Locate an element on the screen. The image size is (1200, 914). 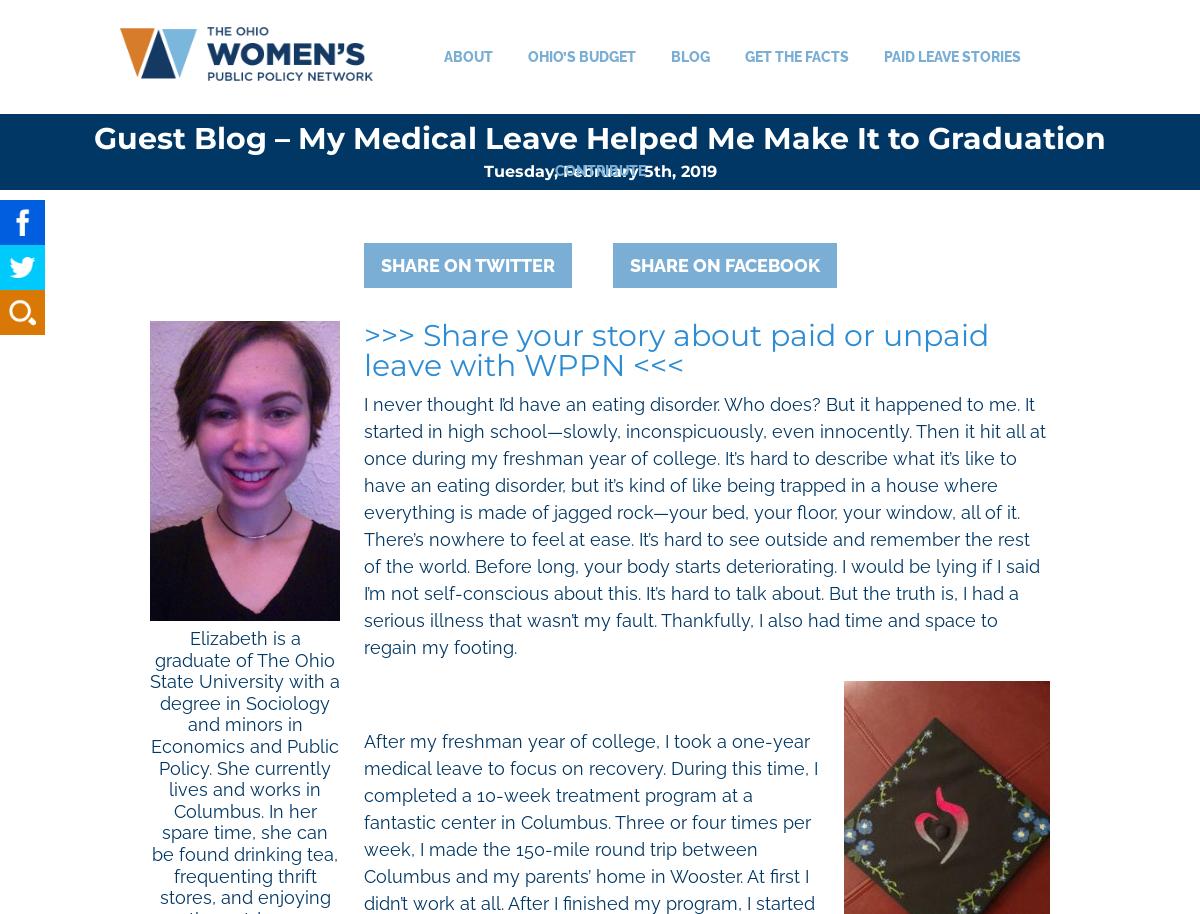
'About' is located at coordinates (466, 56).